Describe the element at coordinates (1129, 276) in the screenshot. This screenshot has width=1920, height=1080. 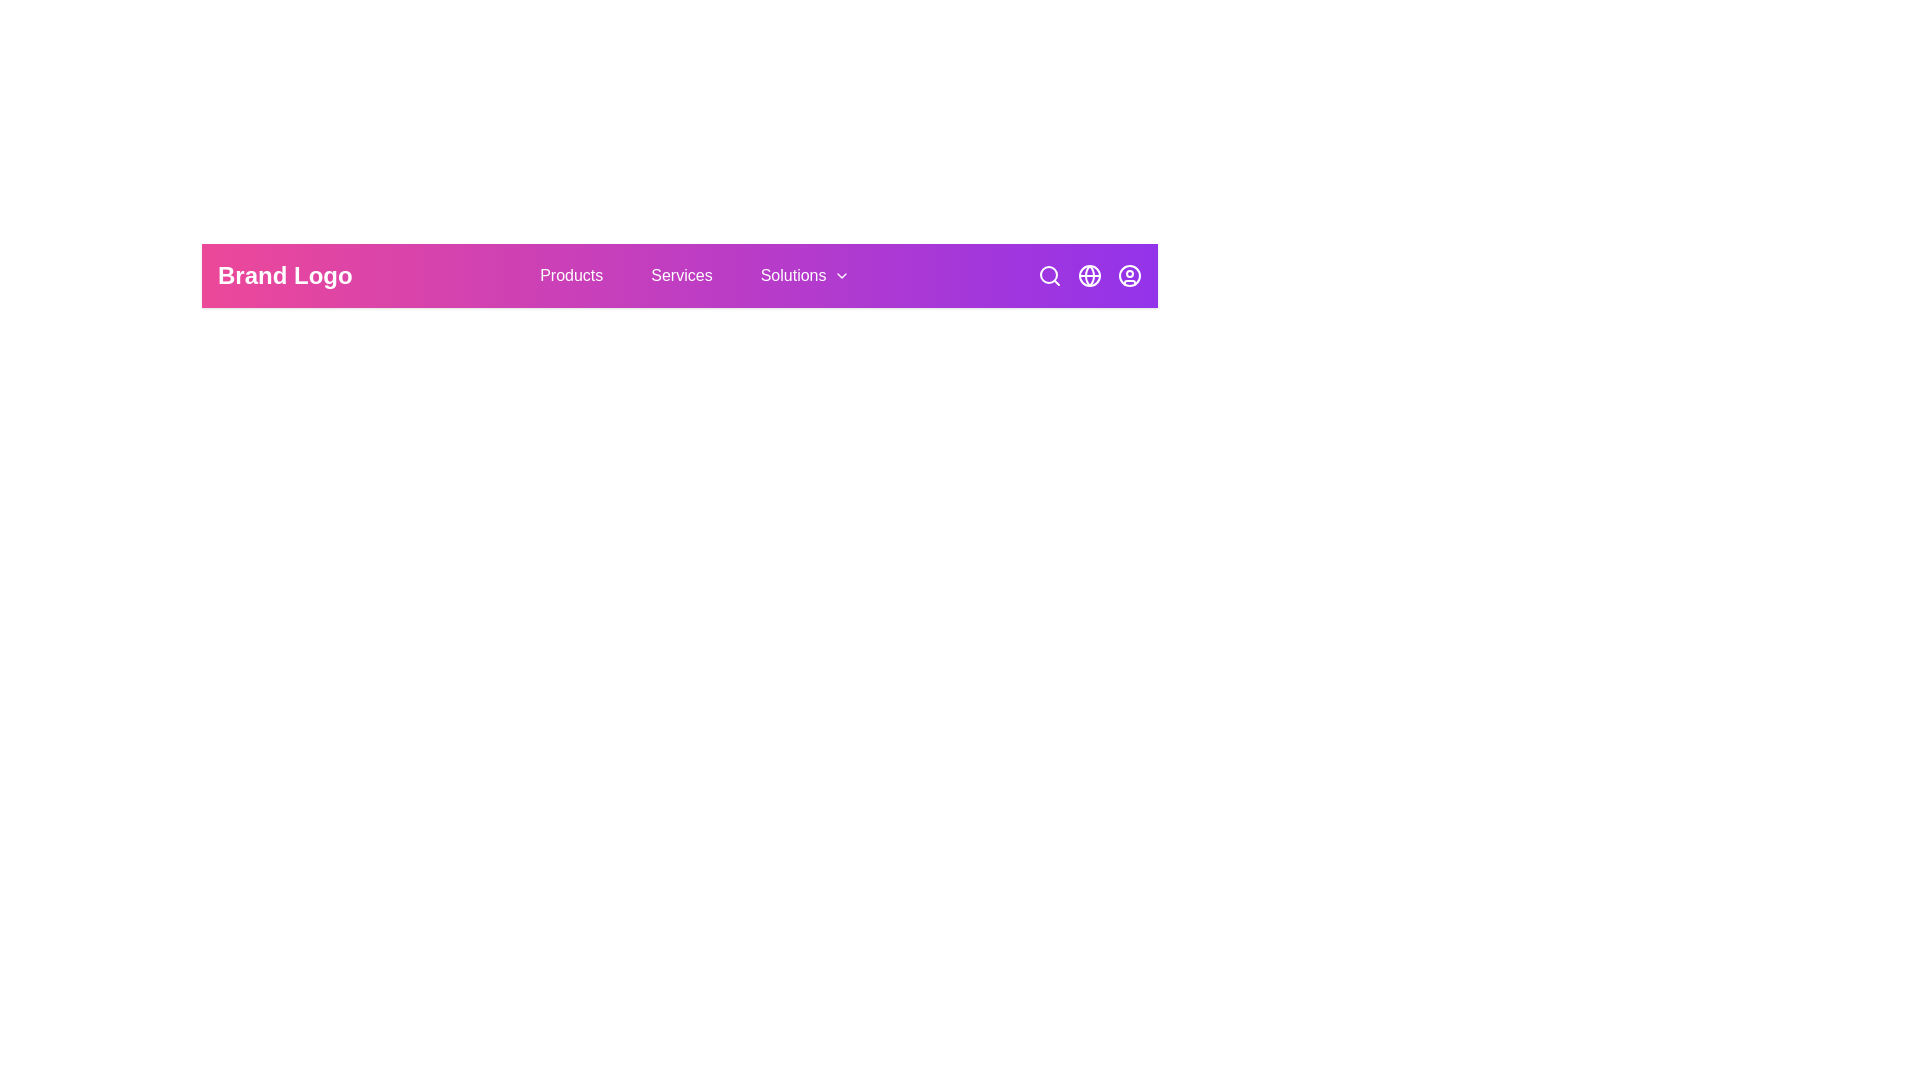
I see `the user icon in the top-right corner of the app bar` at that location.